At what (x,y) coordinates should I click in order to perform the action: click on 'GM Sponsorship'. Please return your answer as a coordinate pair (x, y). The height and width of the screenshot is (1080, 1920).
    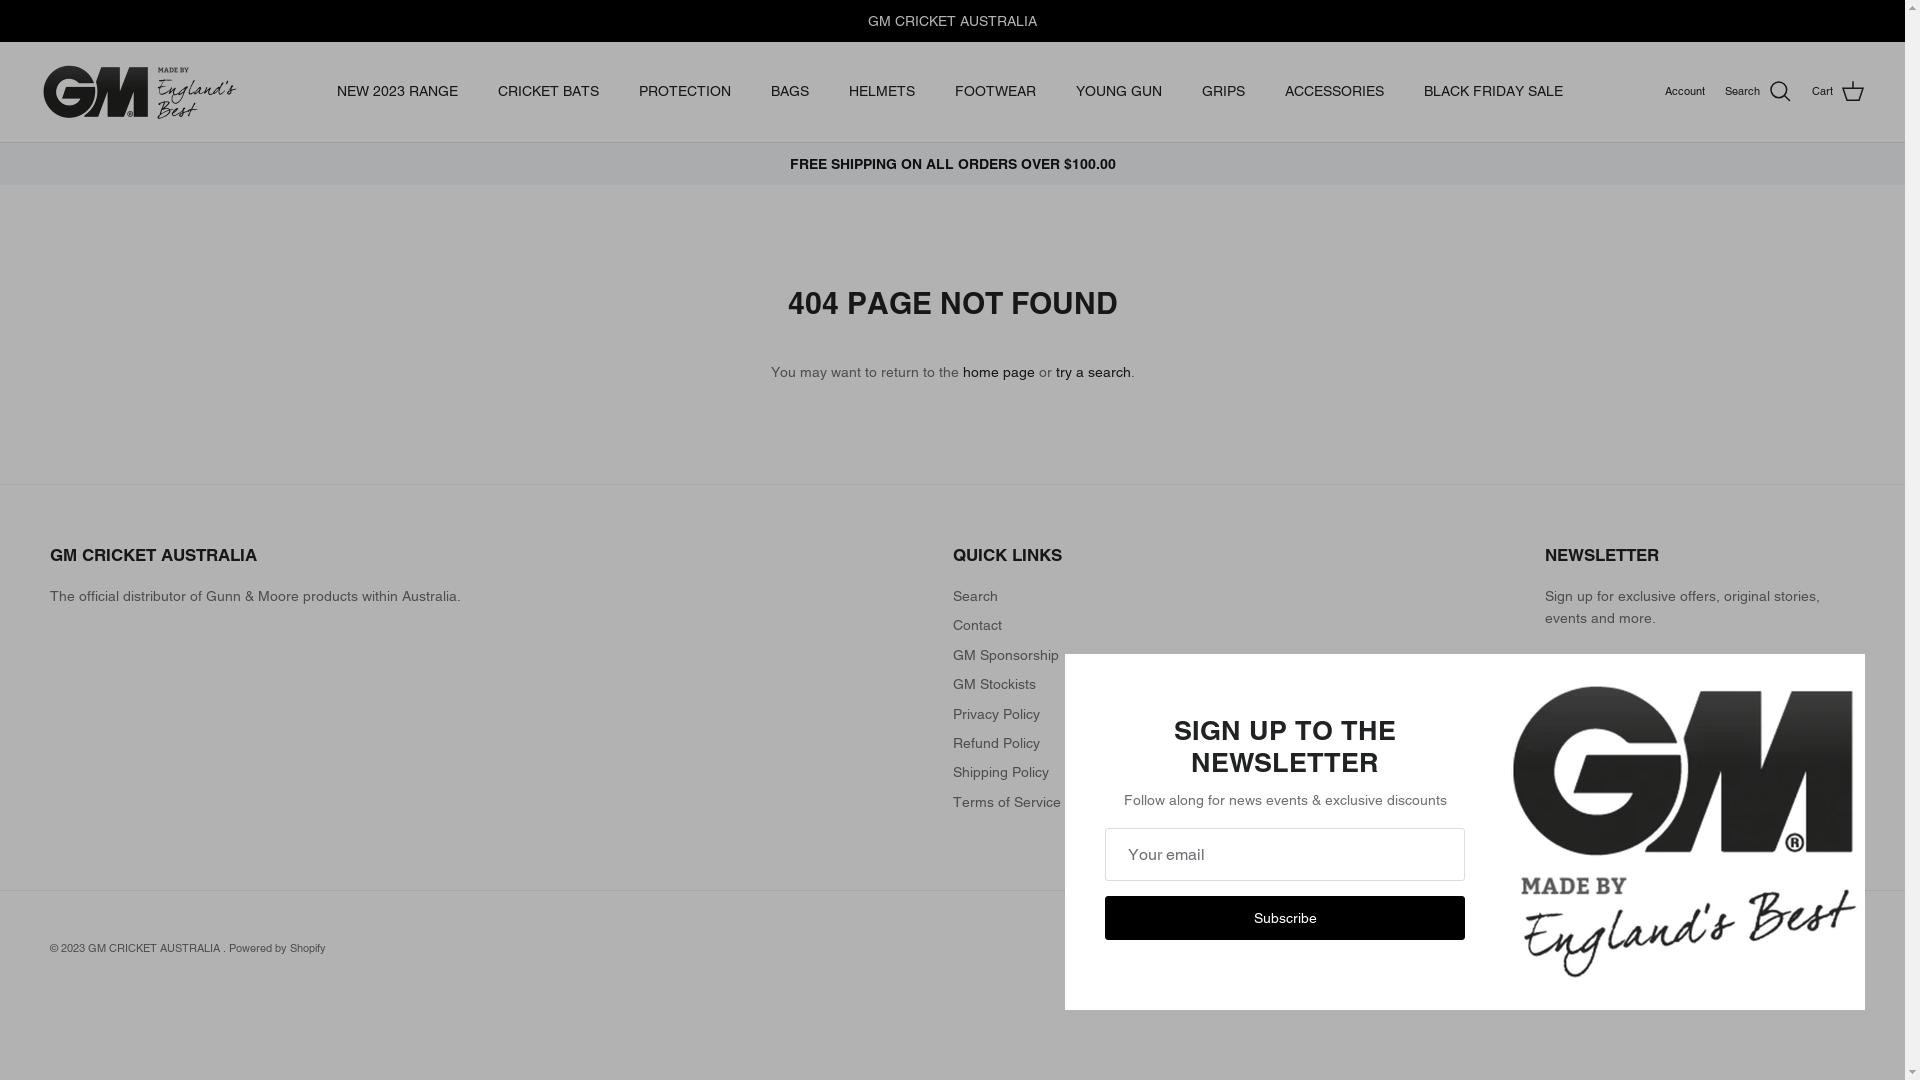
    Looking at the image, I should click on (952, 655).